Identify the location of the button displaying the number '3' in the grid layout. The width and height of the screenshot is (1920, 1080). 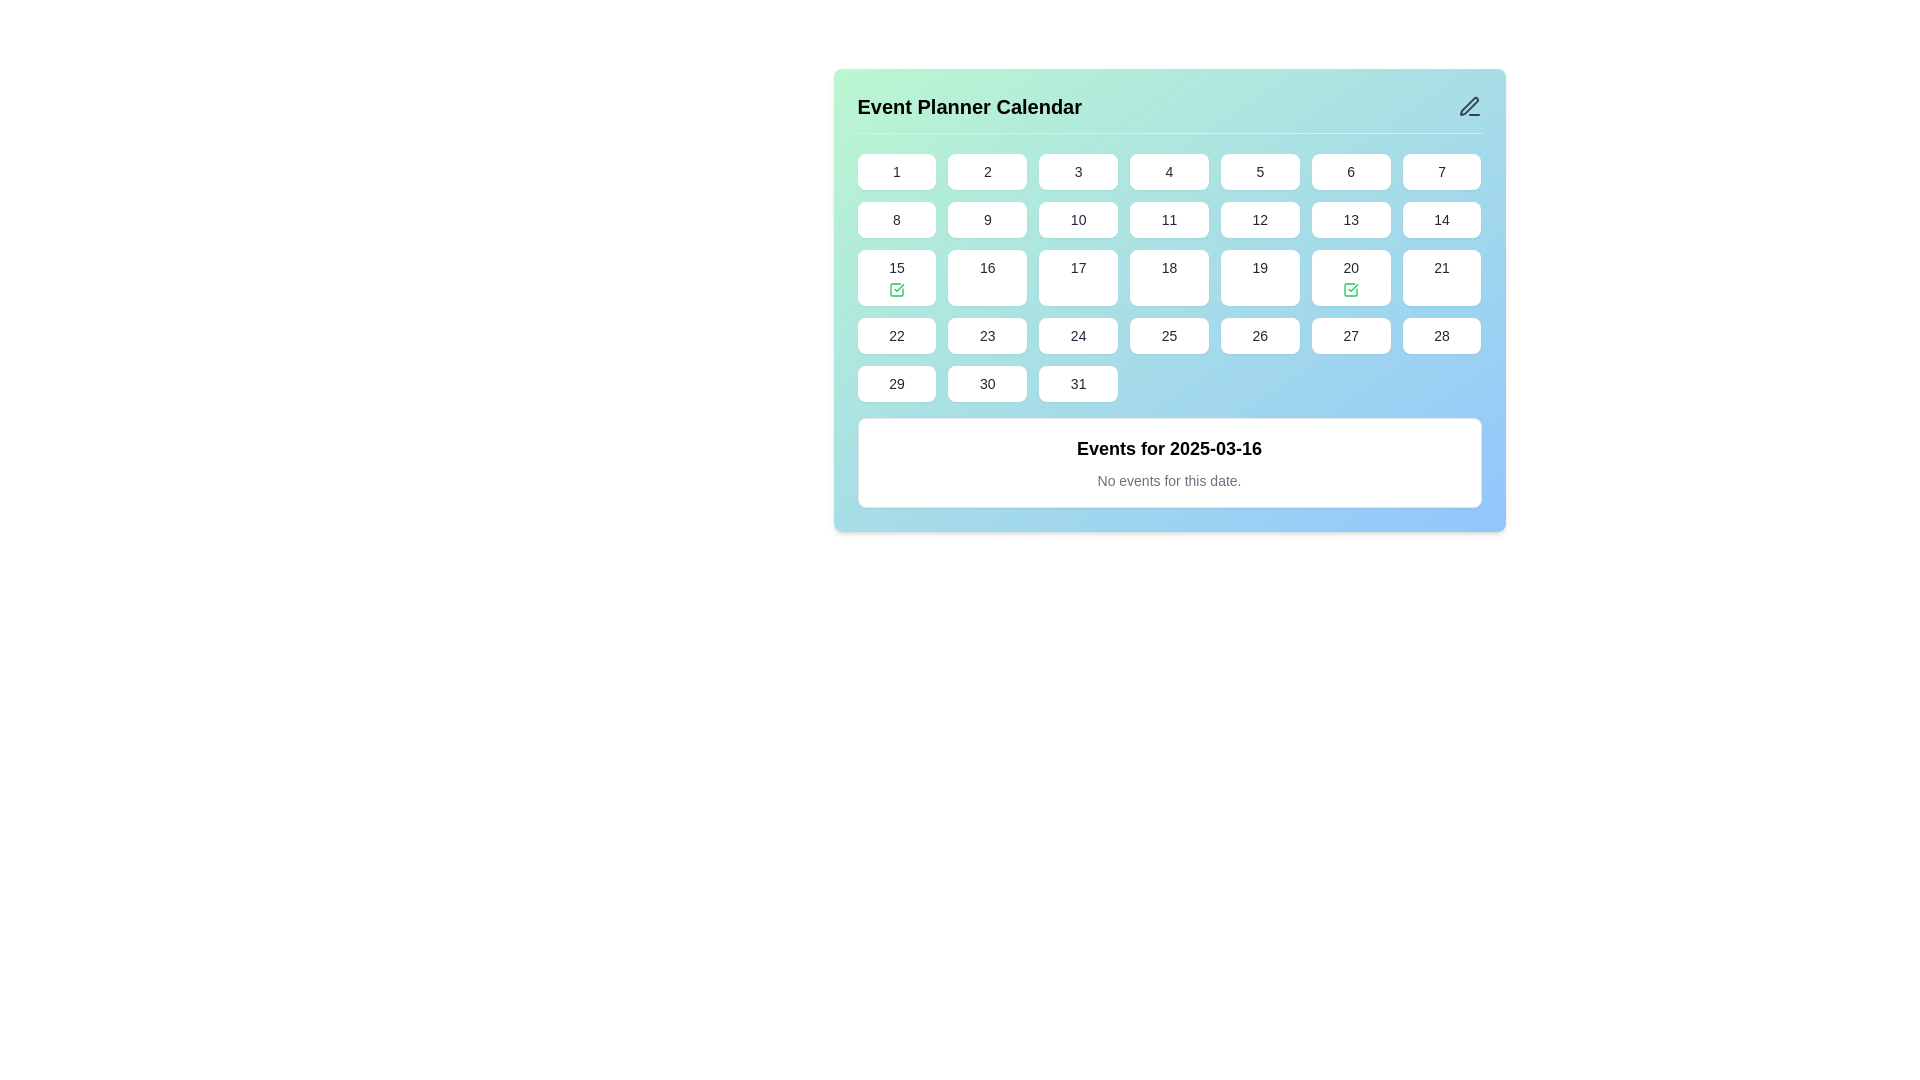
(1077, 171).